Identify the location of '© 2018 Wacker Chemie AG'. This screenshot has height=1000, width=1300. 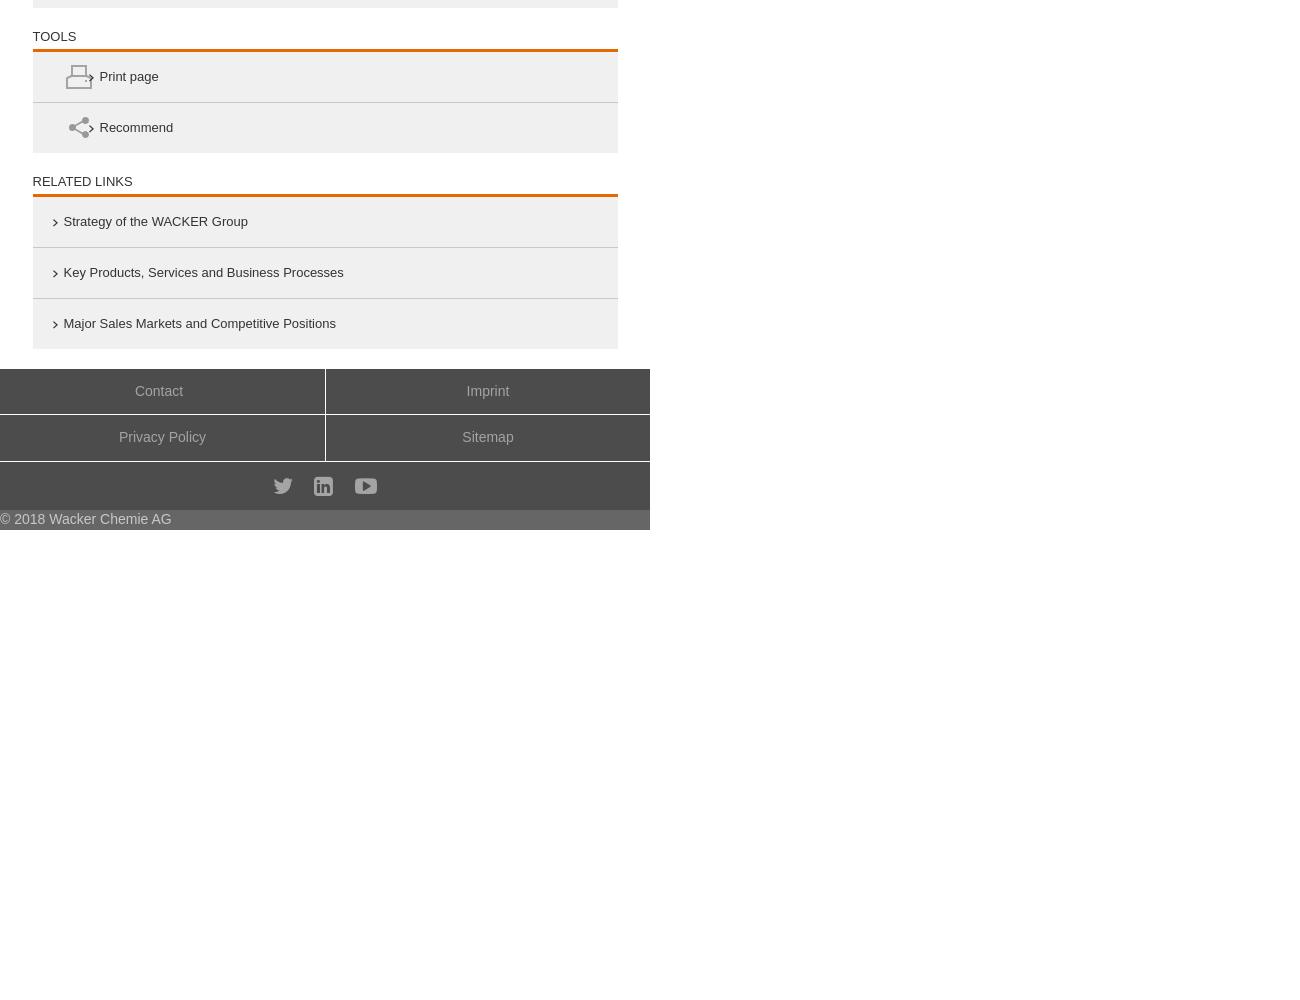
(85, 518).